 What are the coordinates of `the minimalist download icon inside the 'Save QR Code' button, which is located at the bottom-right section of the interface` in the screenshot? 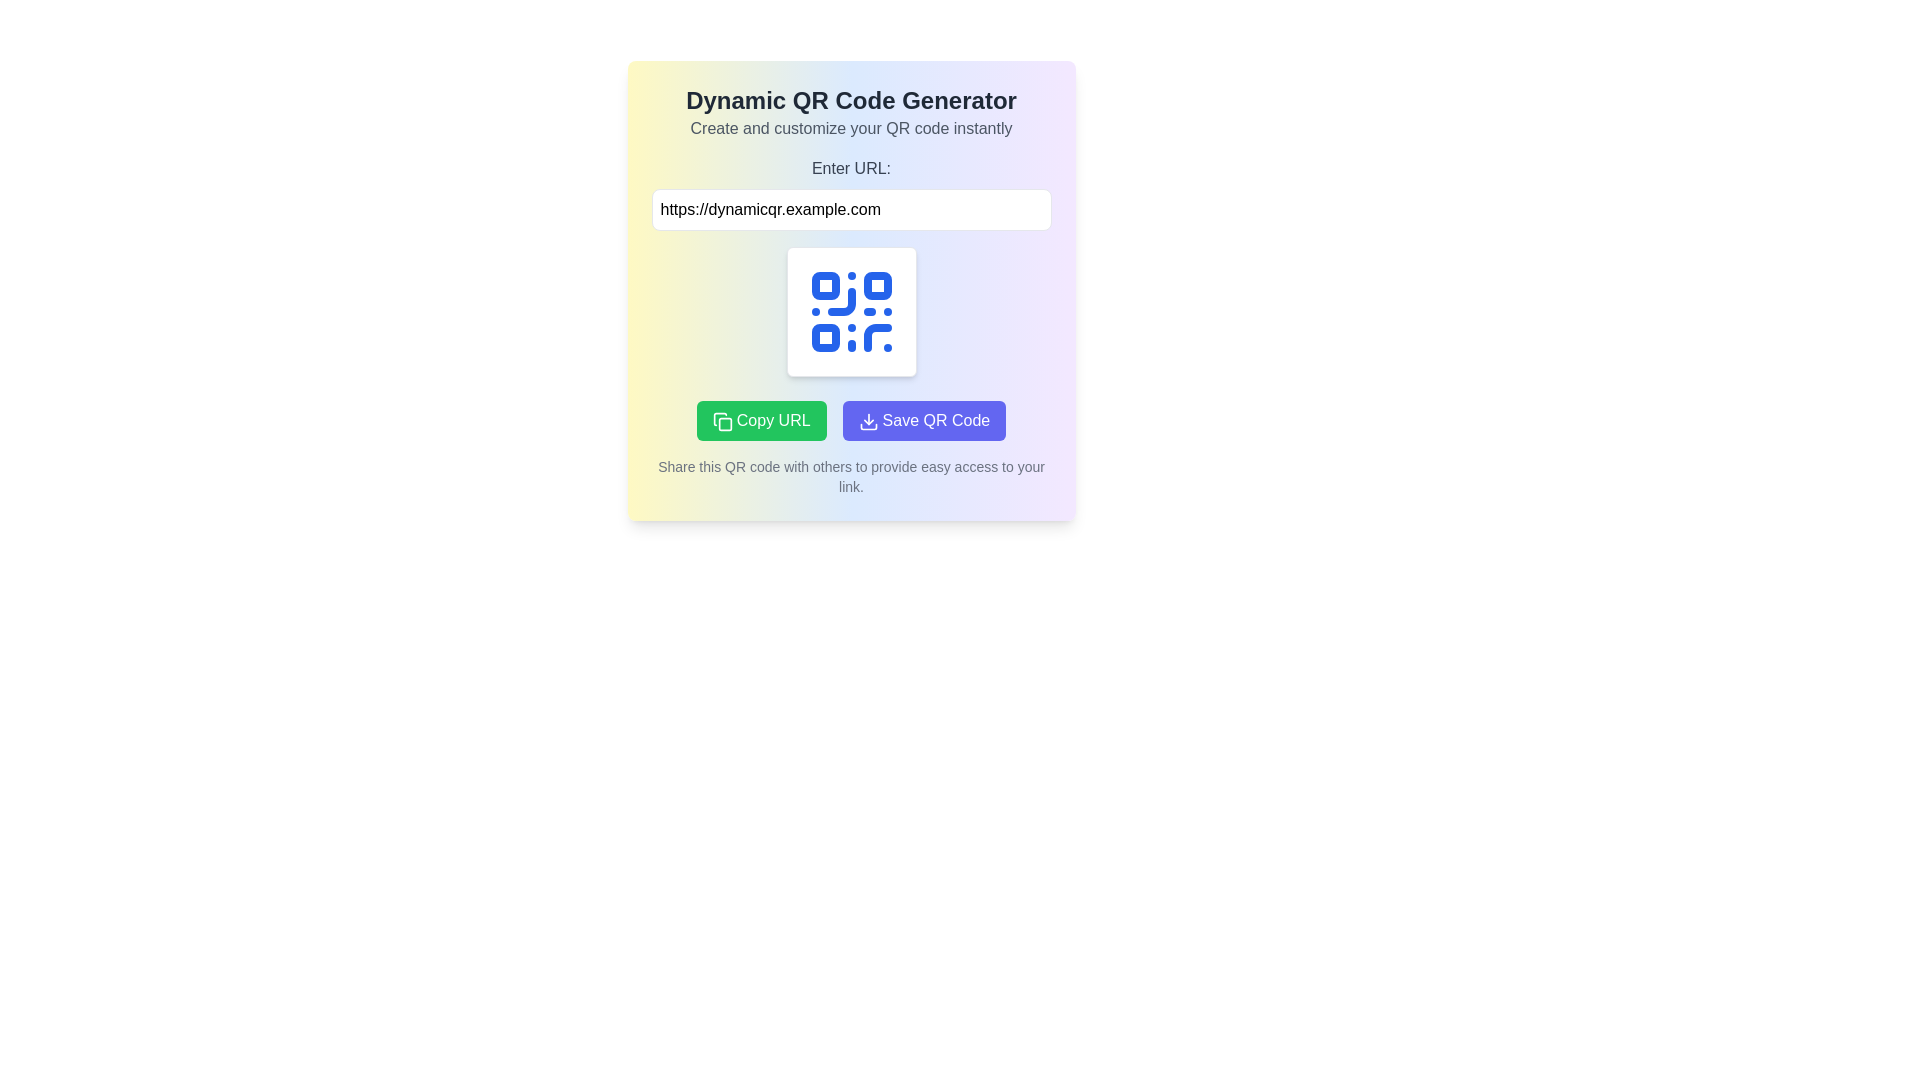 It's located at (868, 420).